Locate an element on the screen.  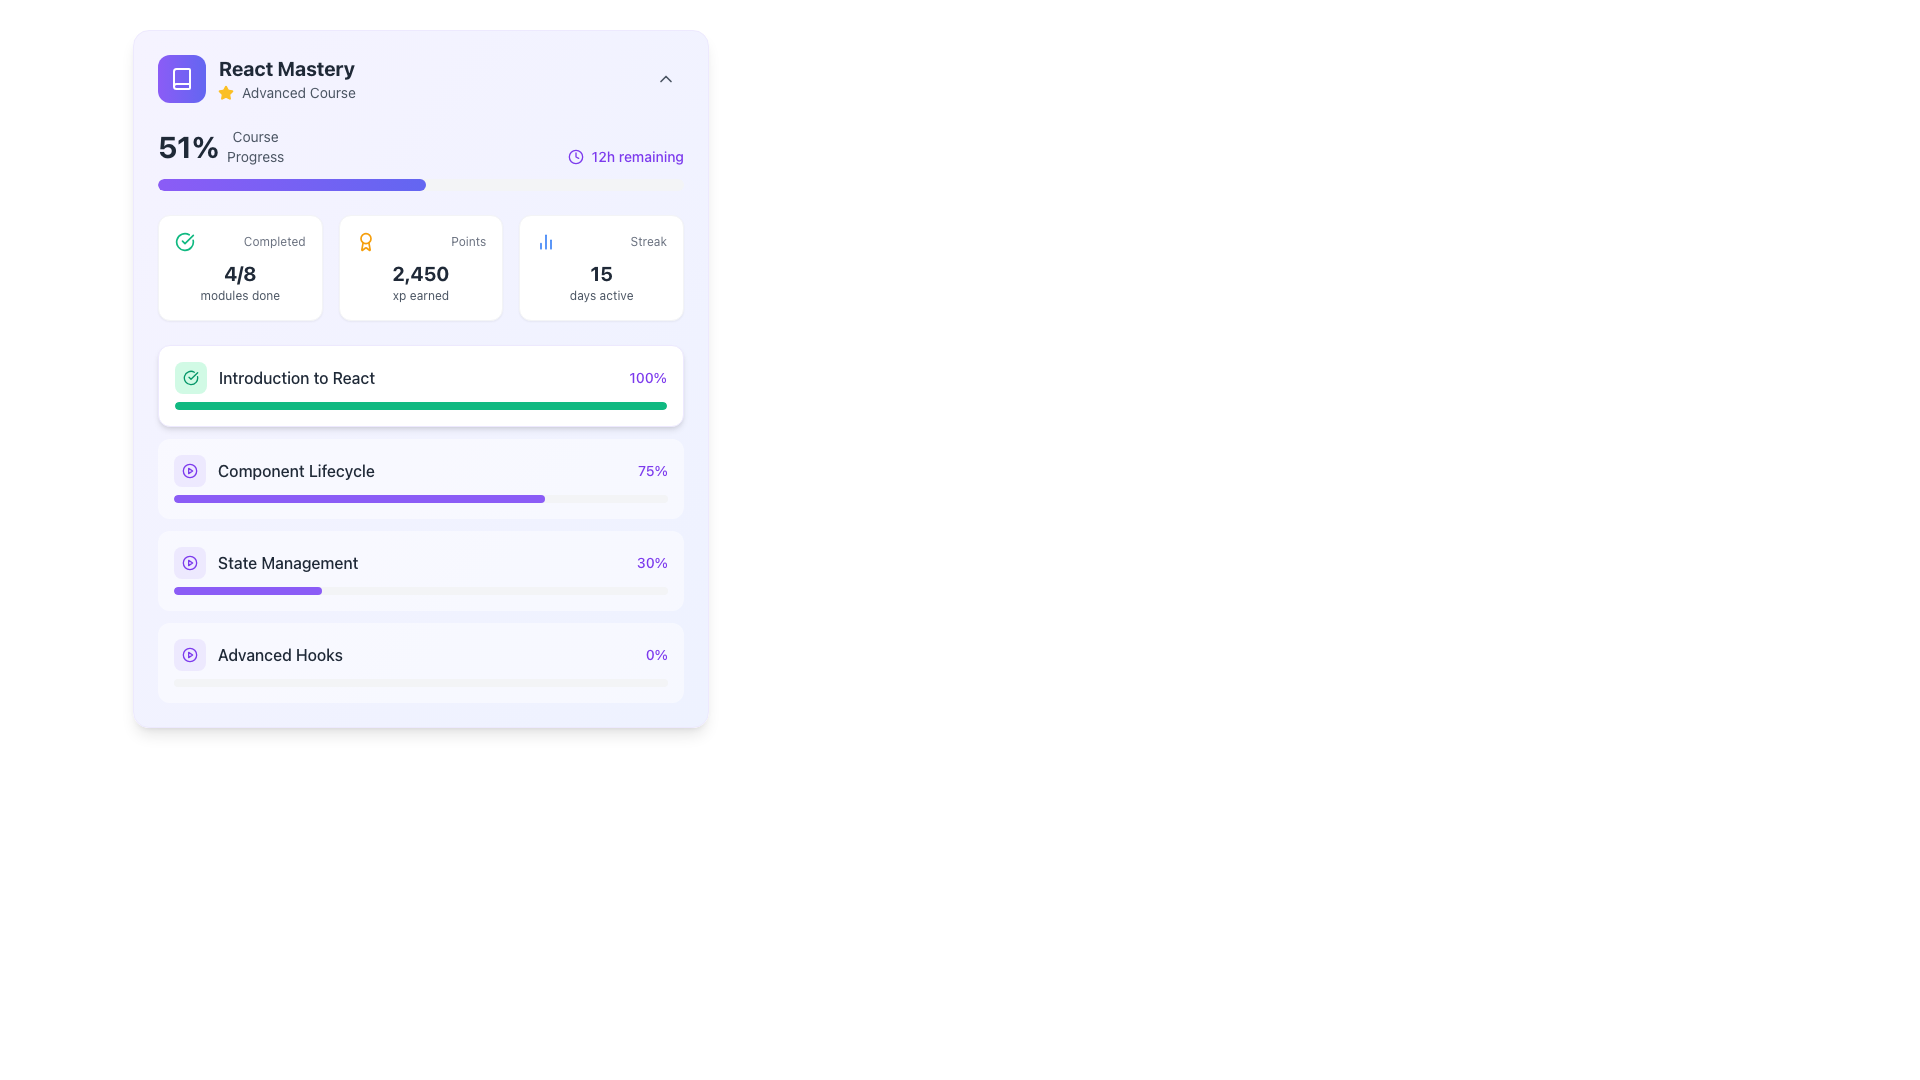
the downward-facing chevron icon in the top-right corner of the card is located at coordinates (666, 77).